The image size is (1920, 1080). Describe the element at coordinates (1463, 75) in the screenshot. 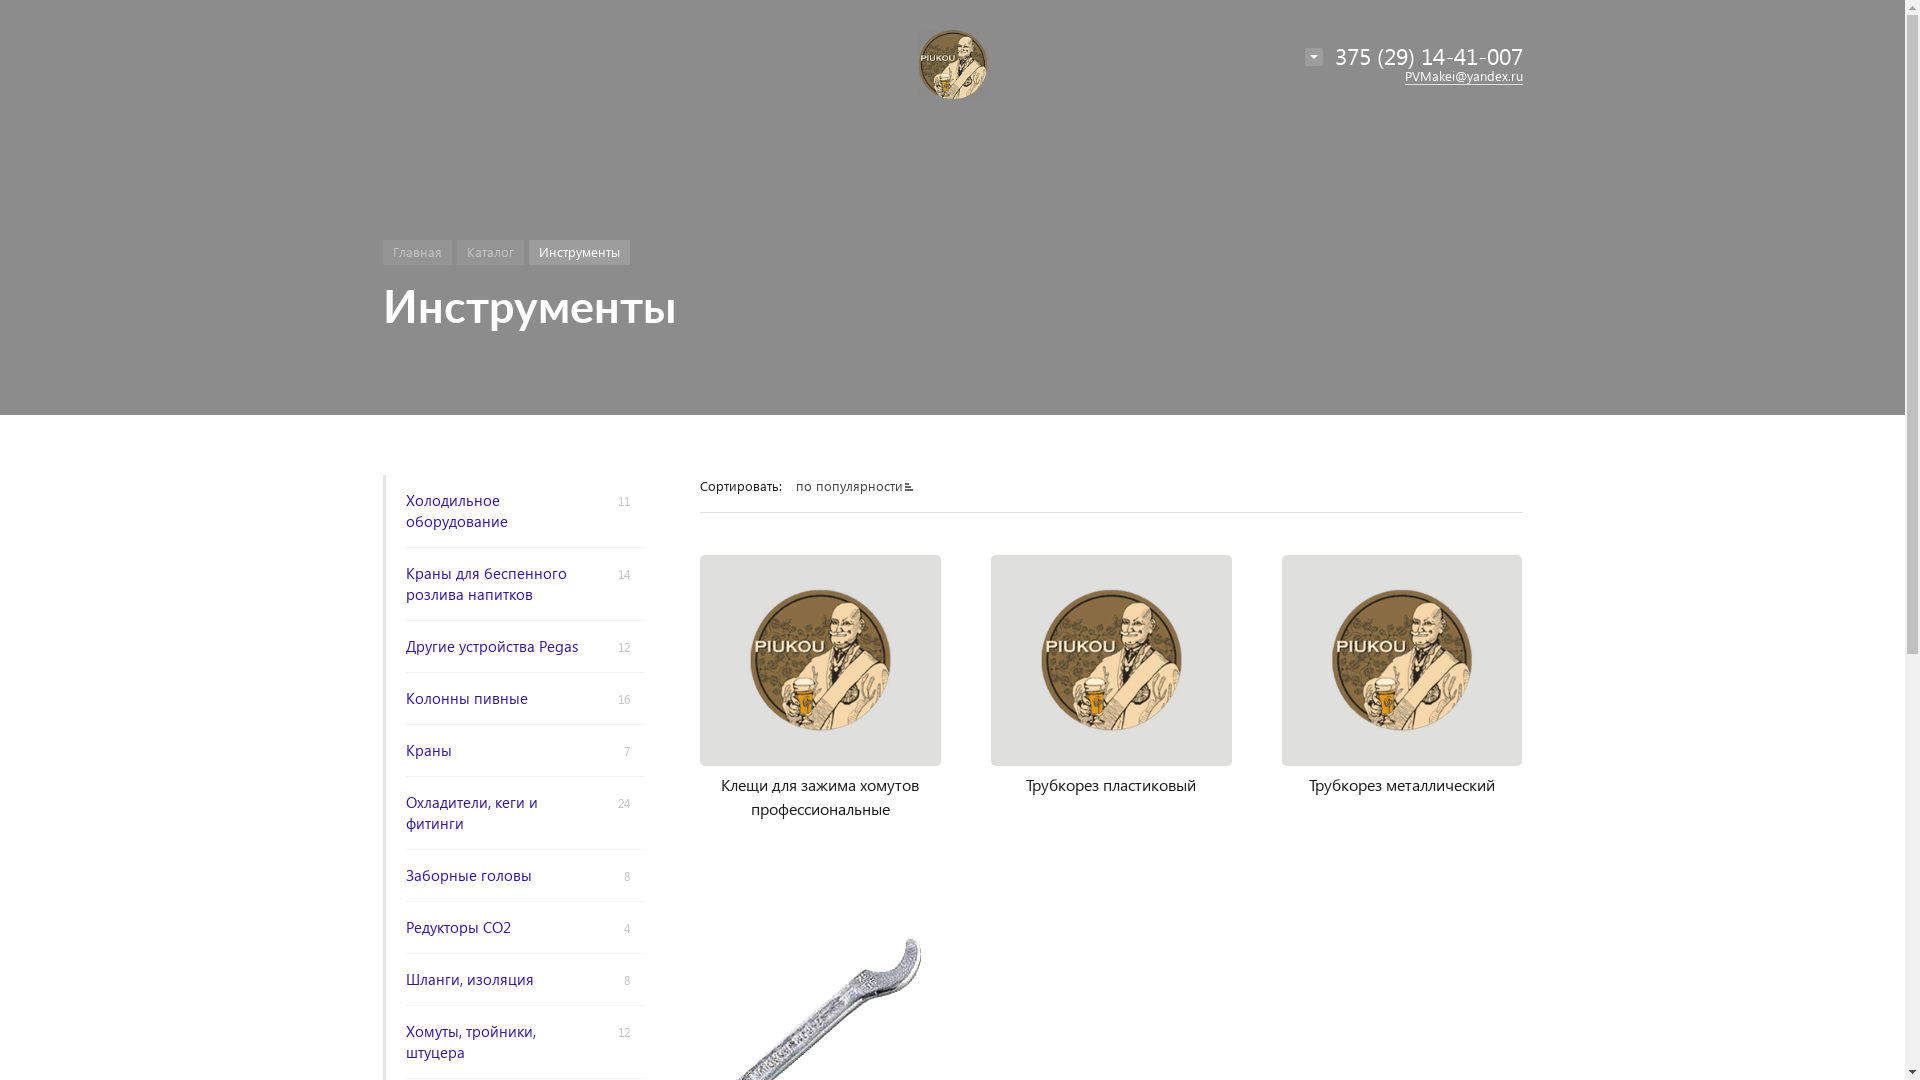

I see `'PVMakei@yandex.ru'` at that location.